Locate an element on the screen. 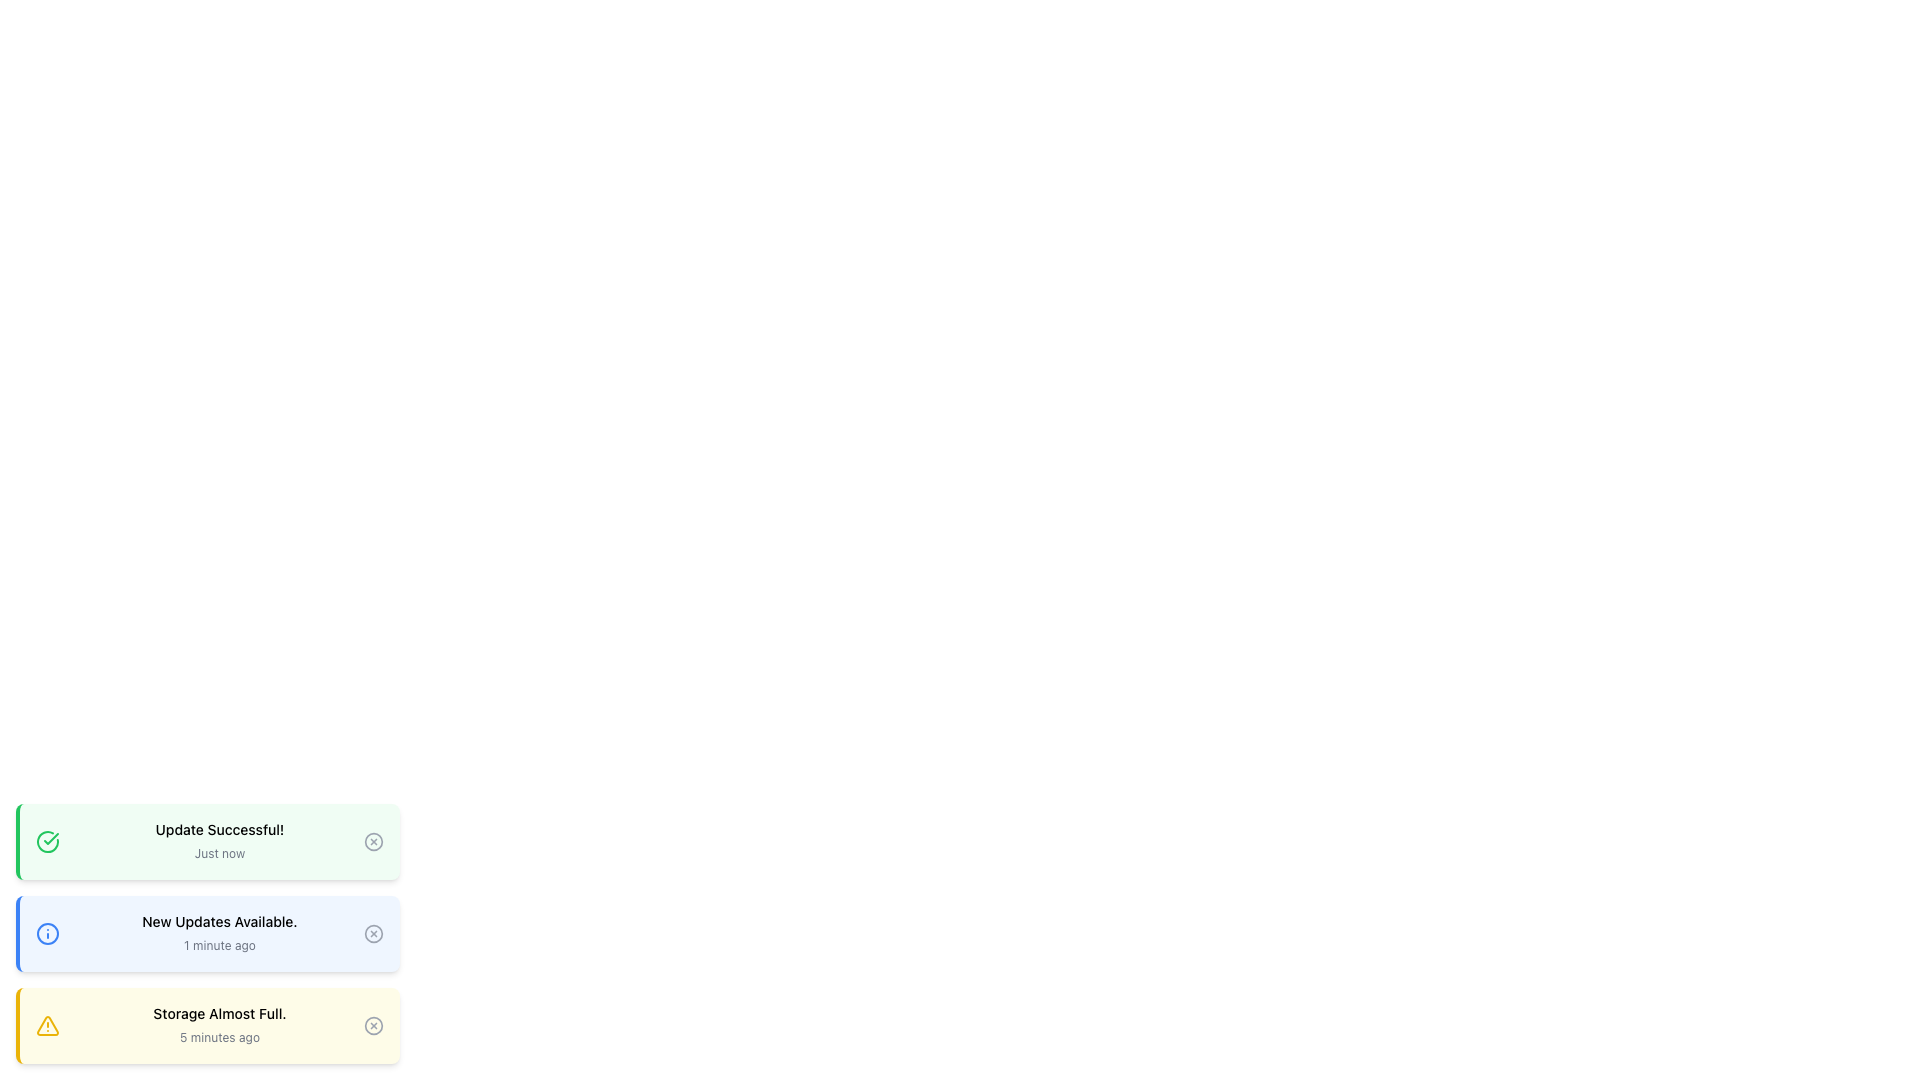 The height and width of the screenshot is (1080, 1920). the success notification icon located at the top-left corner of the notification card with a green border, adjacent to the text 'Update Successful!' and 'Just now' is located at coordinates (48, 841).